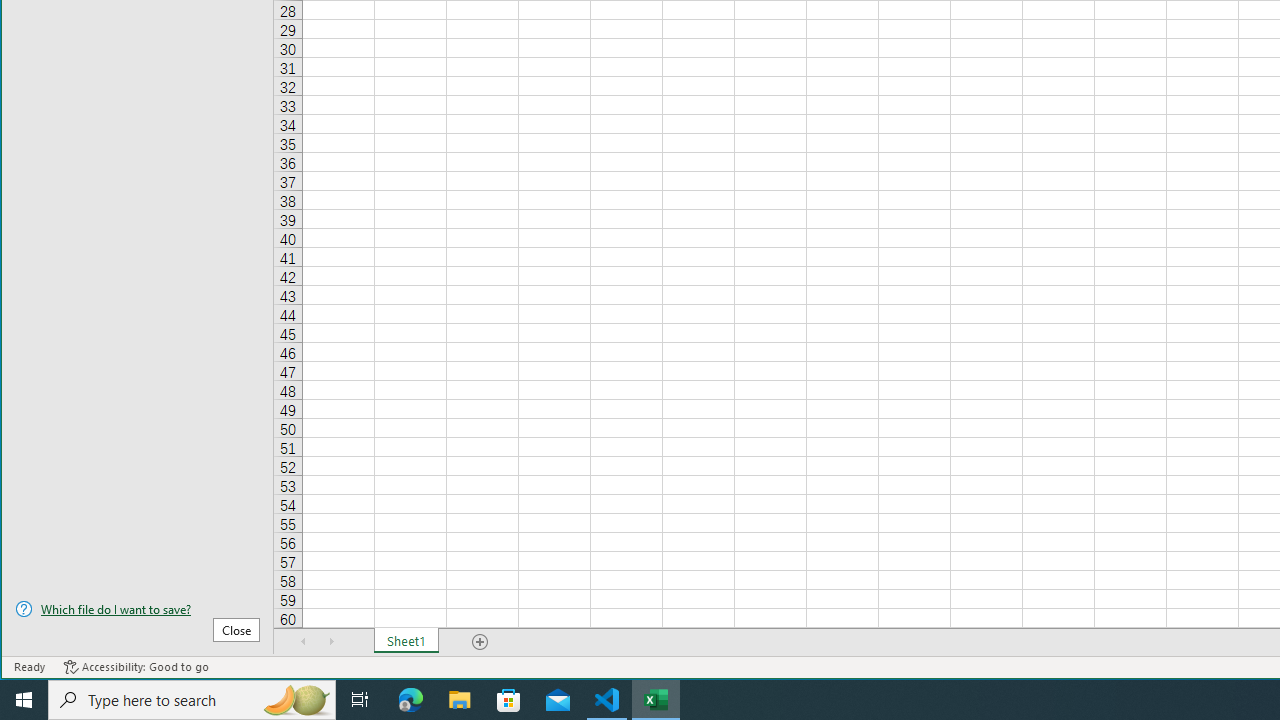  Describe the element at coordinates (656, 698) in the screenshot. I see `'Excel - 1 running window'` at that location.